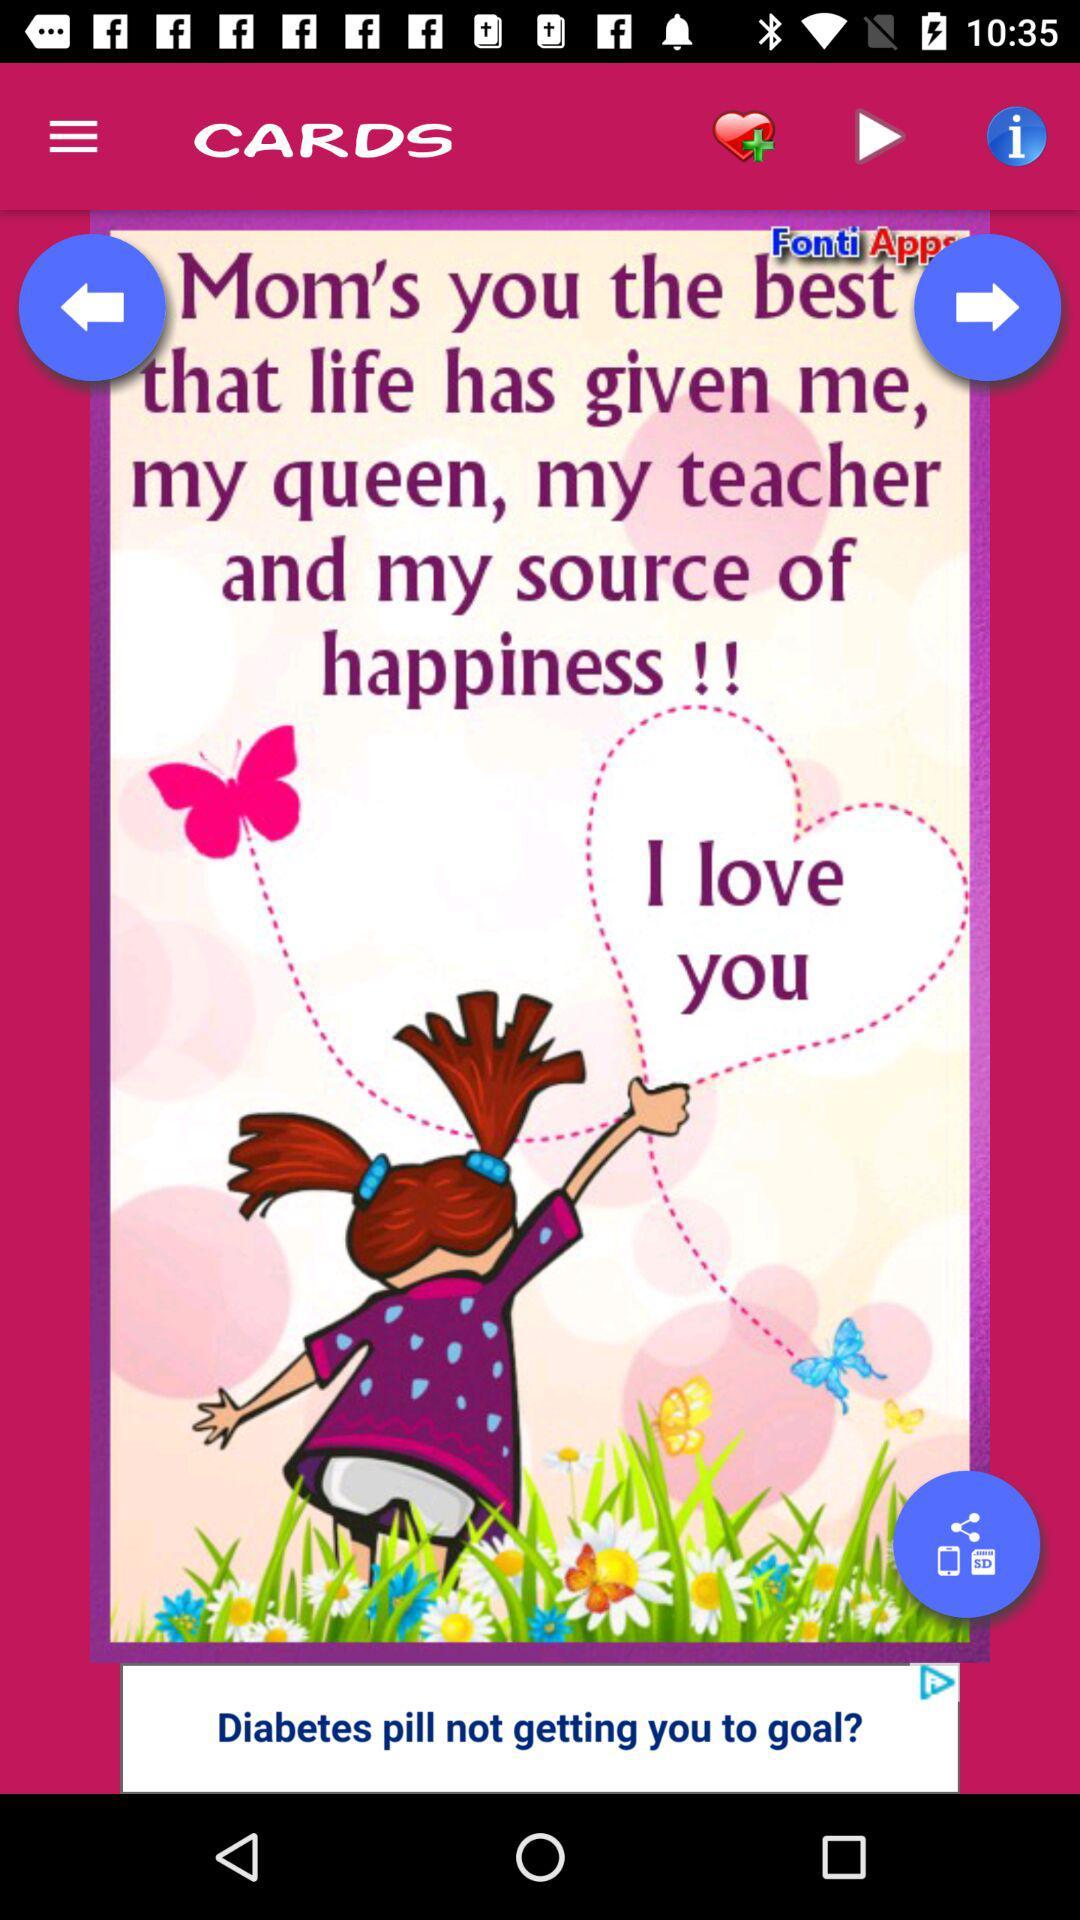  Describe the element at coordinates (986, 306) in the screenshot. I see `the arrow_forward icon` at that location.